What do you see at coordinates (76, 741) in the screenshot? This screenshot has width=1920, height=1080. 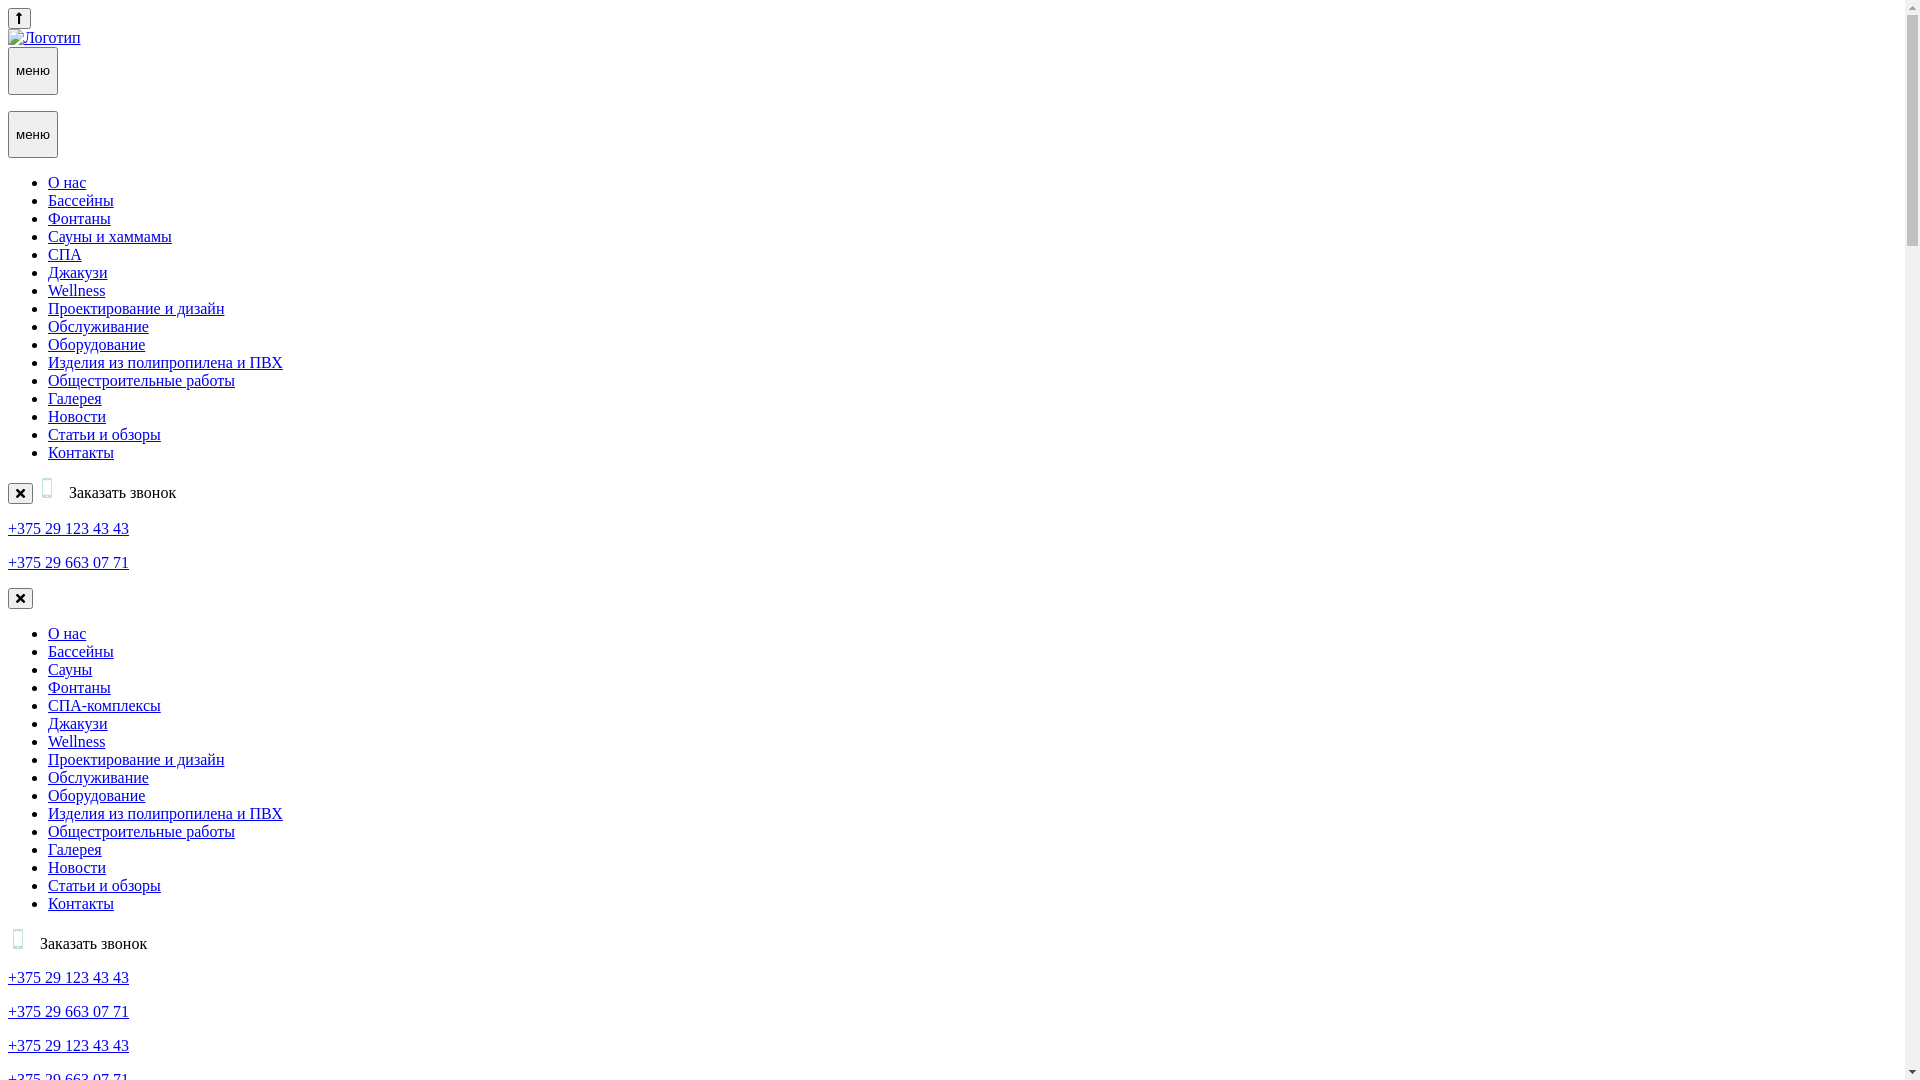 I see `'Wellness'` at bounding box center [76, 741].